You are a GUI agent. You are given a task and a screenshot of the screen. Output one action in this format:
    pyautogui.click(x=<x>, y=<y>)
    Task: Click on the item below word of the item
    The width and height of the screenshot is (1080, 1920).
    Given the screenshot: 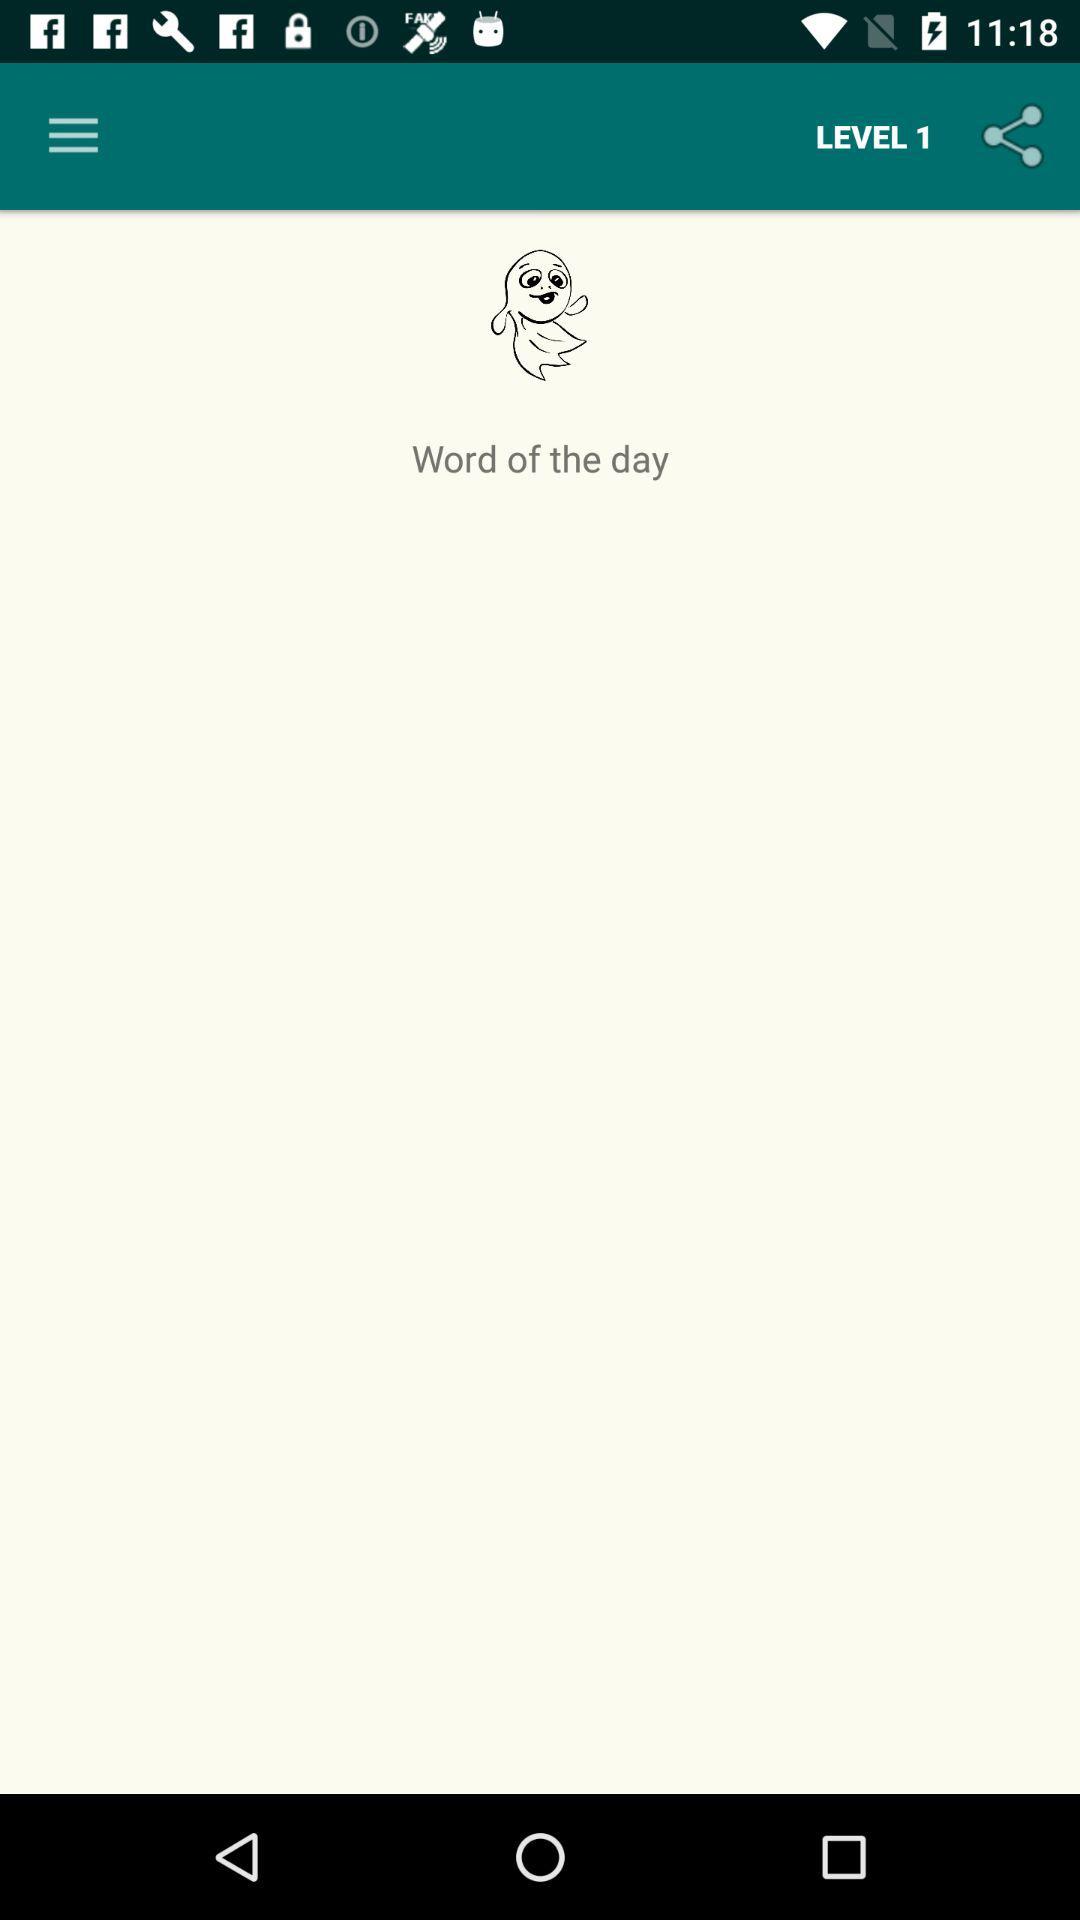 What is the action you would take?
    pyautogui.click(x=540, y=1131)
    